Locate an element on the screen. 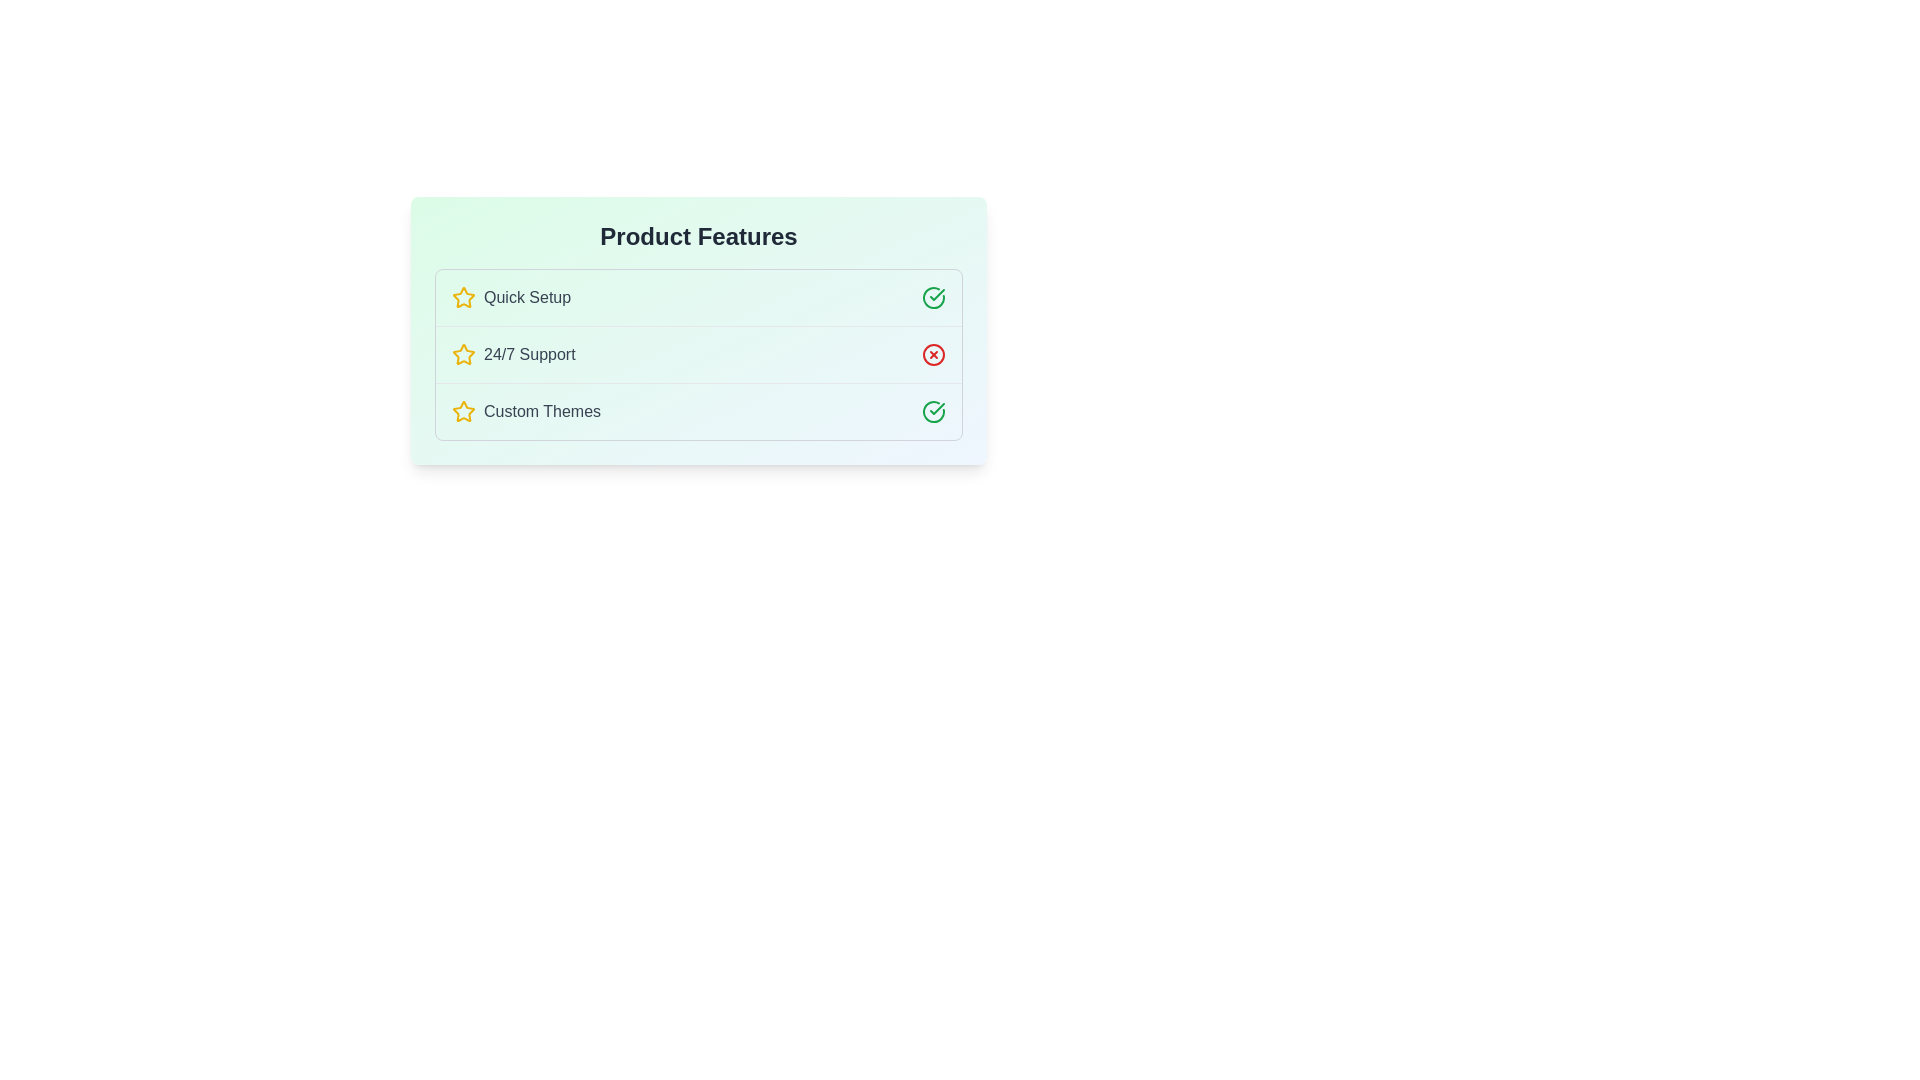 This screenshot has height=1080, width=1920. star icon next to the feature named Custom Themes is located at coordinates (463, 411).